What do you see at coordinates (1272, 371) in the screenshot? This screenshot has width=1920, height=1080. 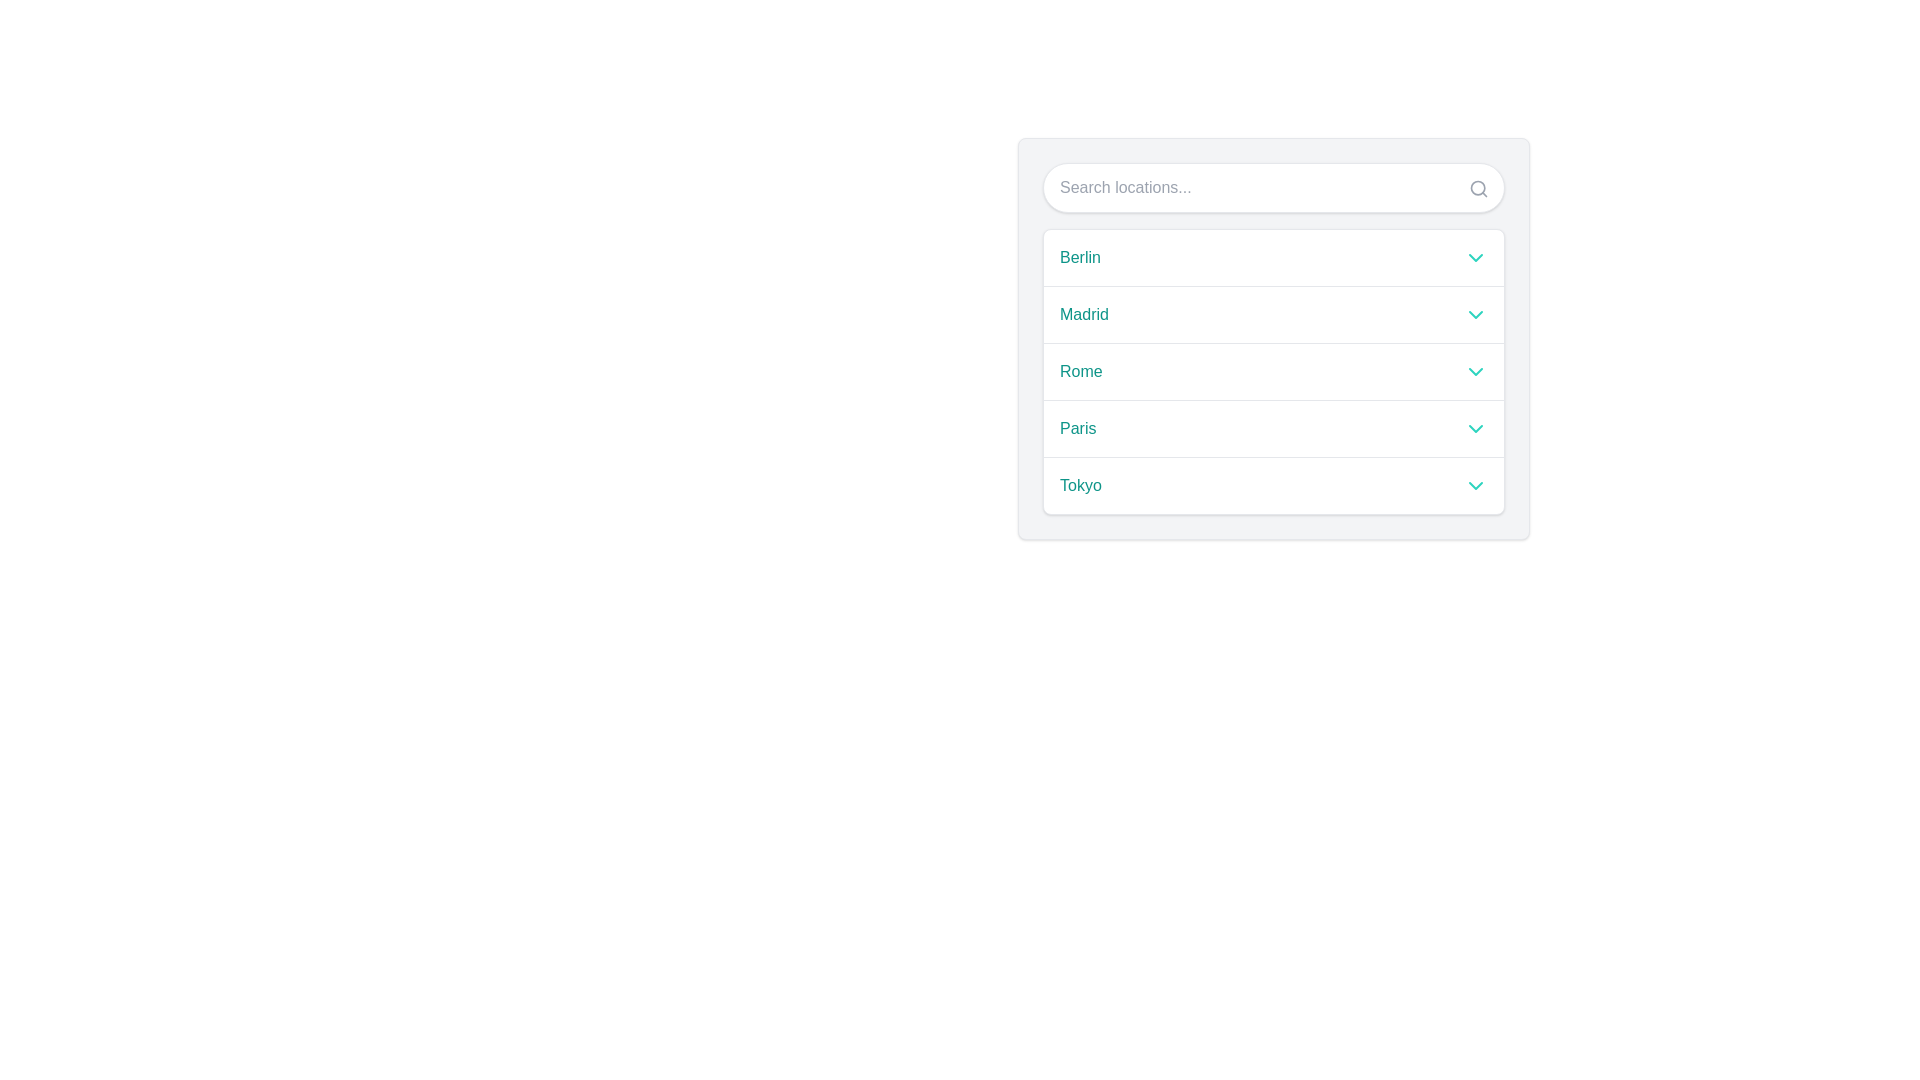 I see `the third item in the dropdown menu, labeled 'Rome'` at bounding box center [1272, 371].